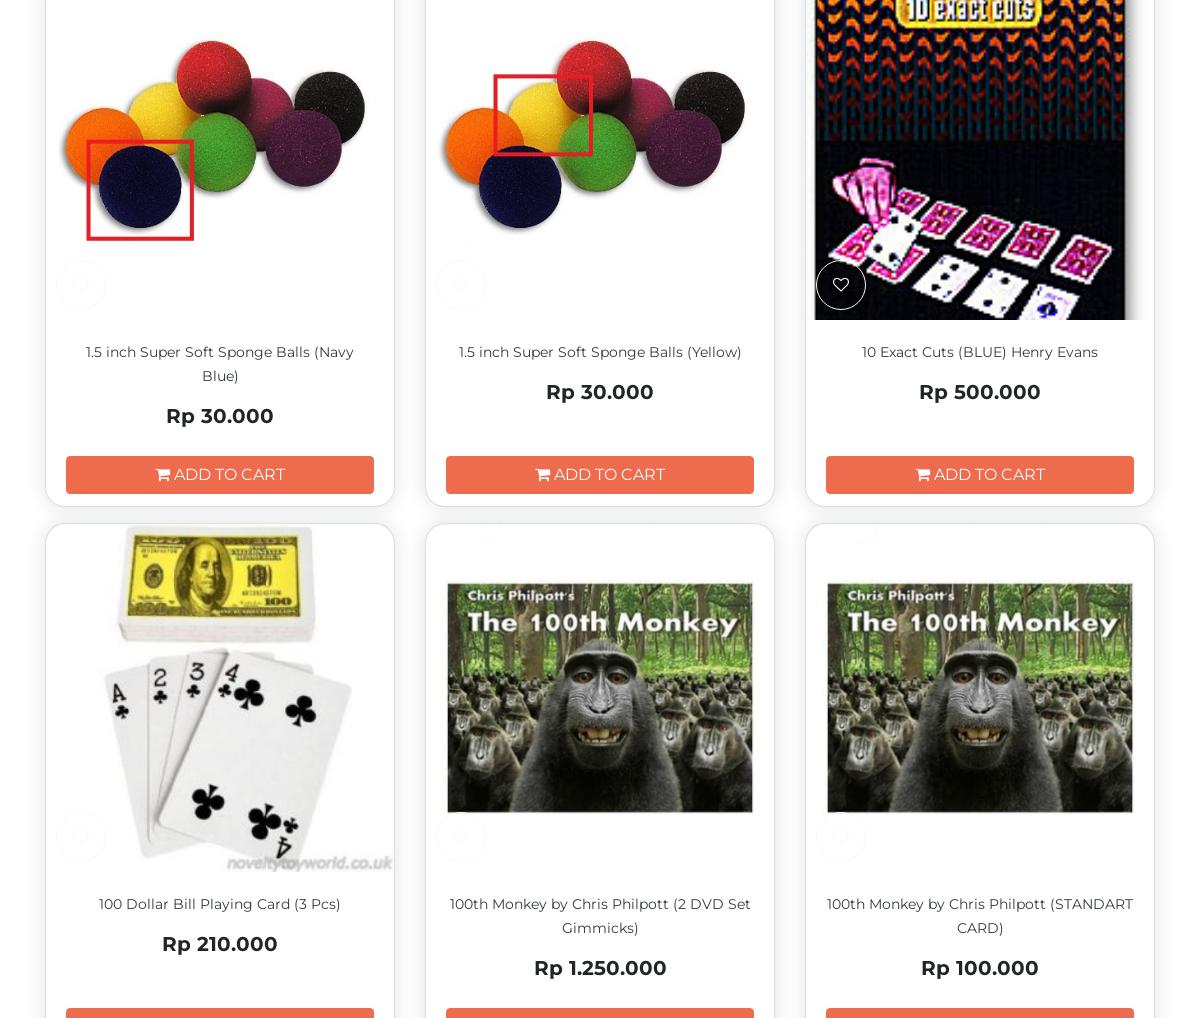 The width and height of the screenshot is (1200, 1018). Describe the element at coordinates (980, 351) in the screenshot. I see `'10 Exact Cuts (BLUE) Henry Evans'` at that location.